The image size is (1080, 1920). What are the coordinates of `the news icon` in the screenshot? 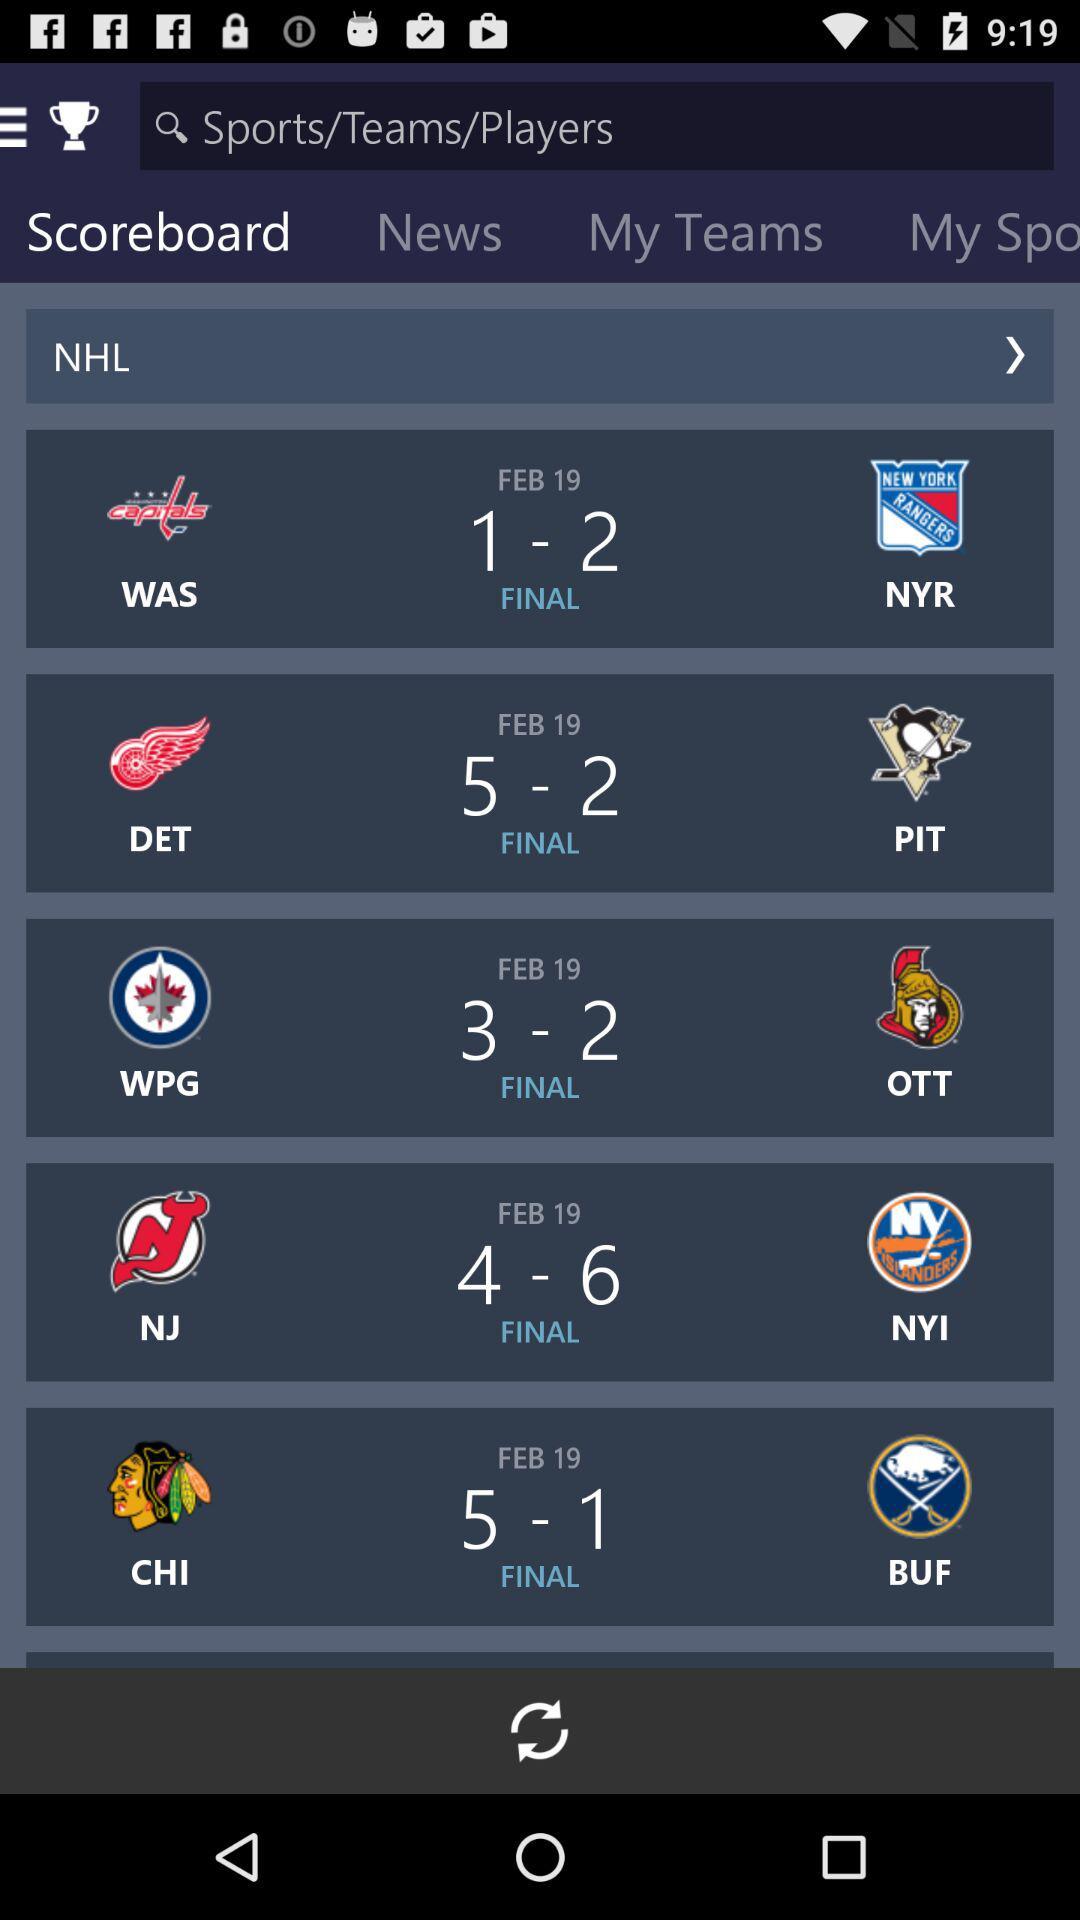 It's located at (455, 235).